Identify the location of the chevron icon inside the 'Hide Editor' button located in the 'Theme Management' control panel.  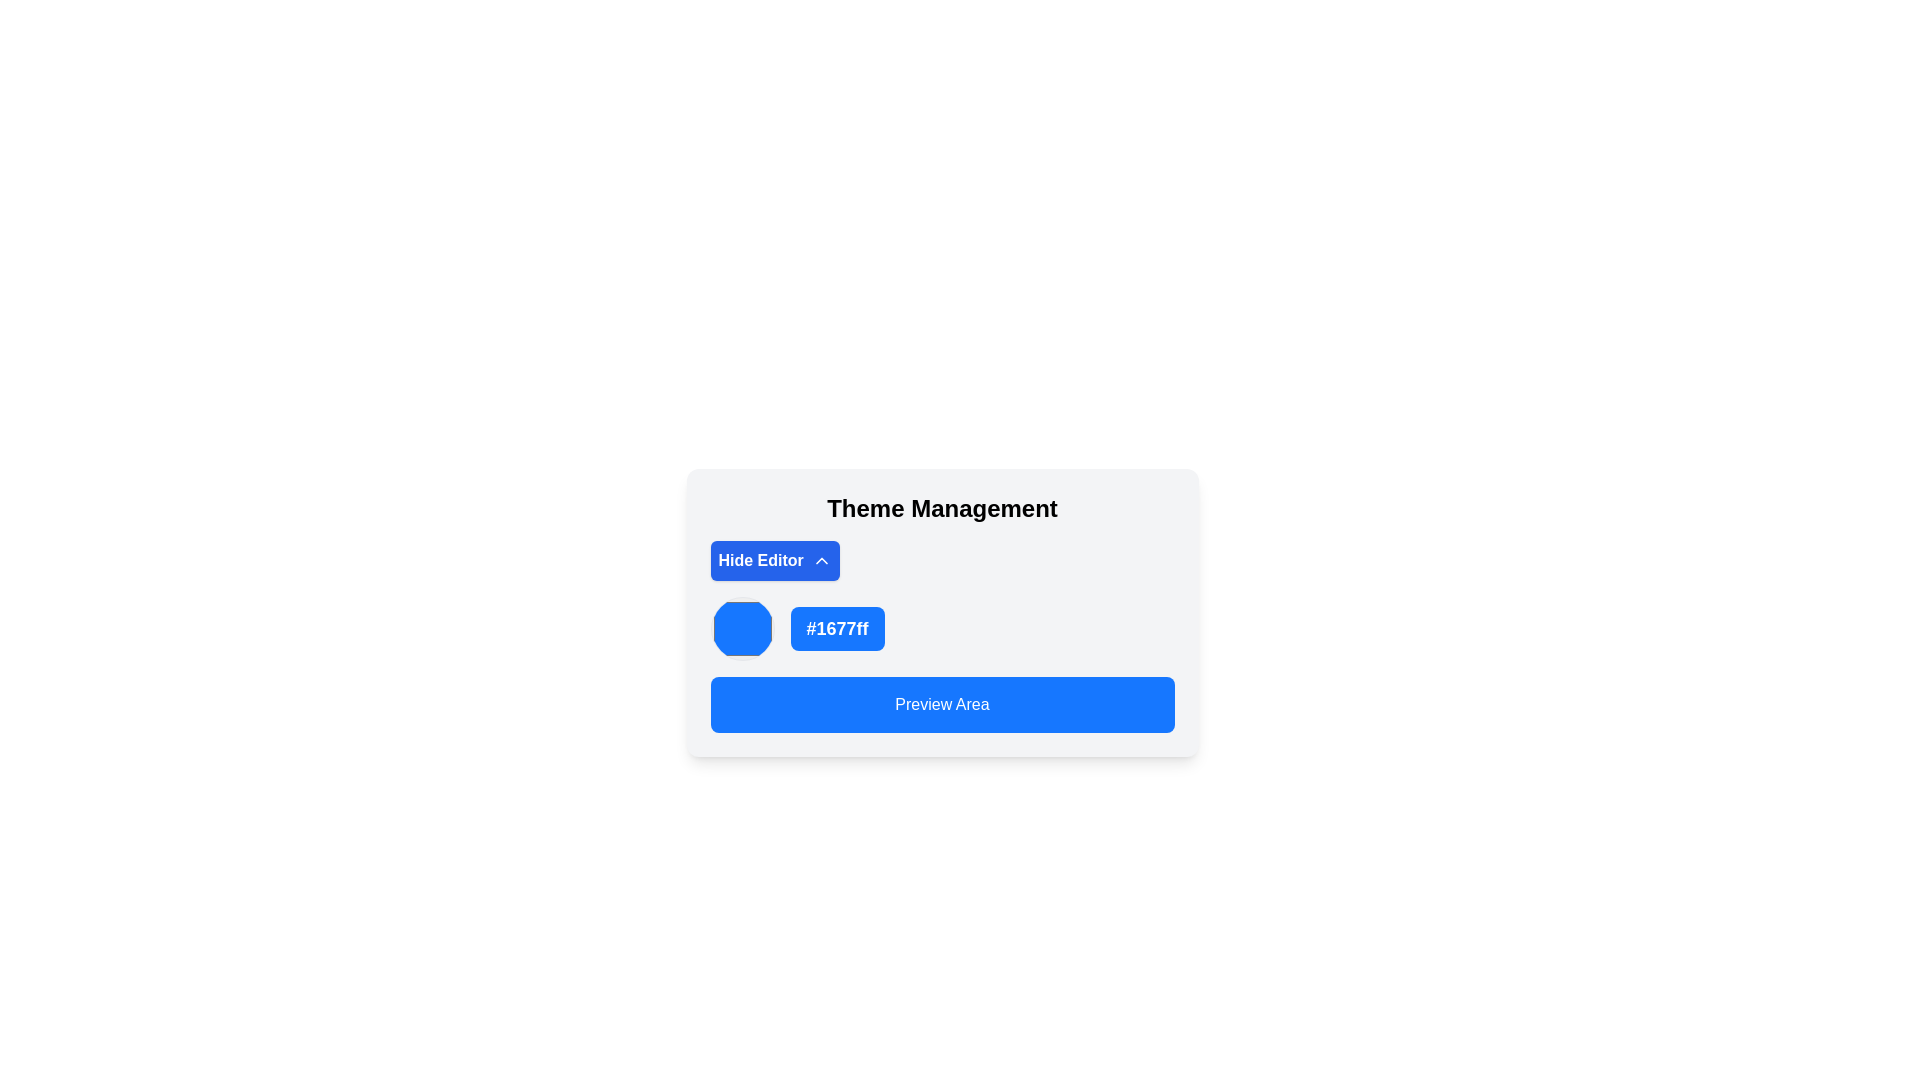
(821, 560).